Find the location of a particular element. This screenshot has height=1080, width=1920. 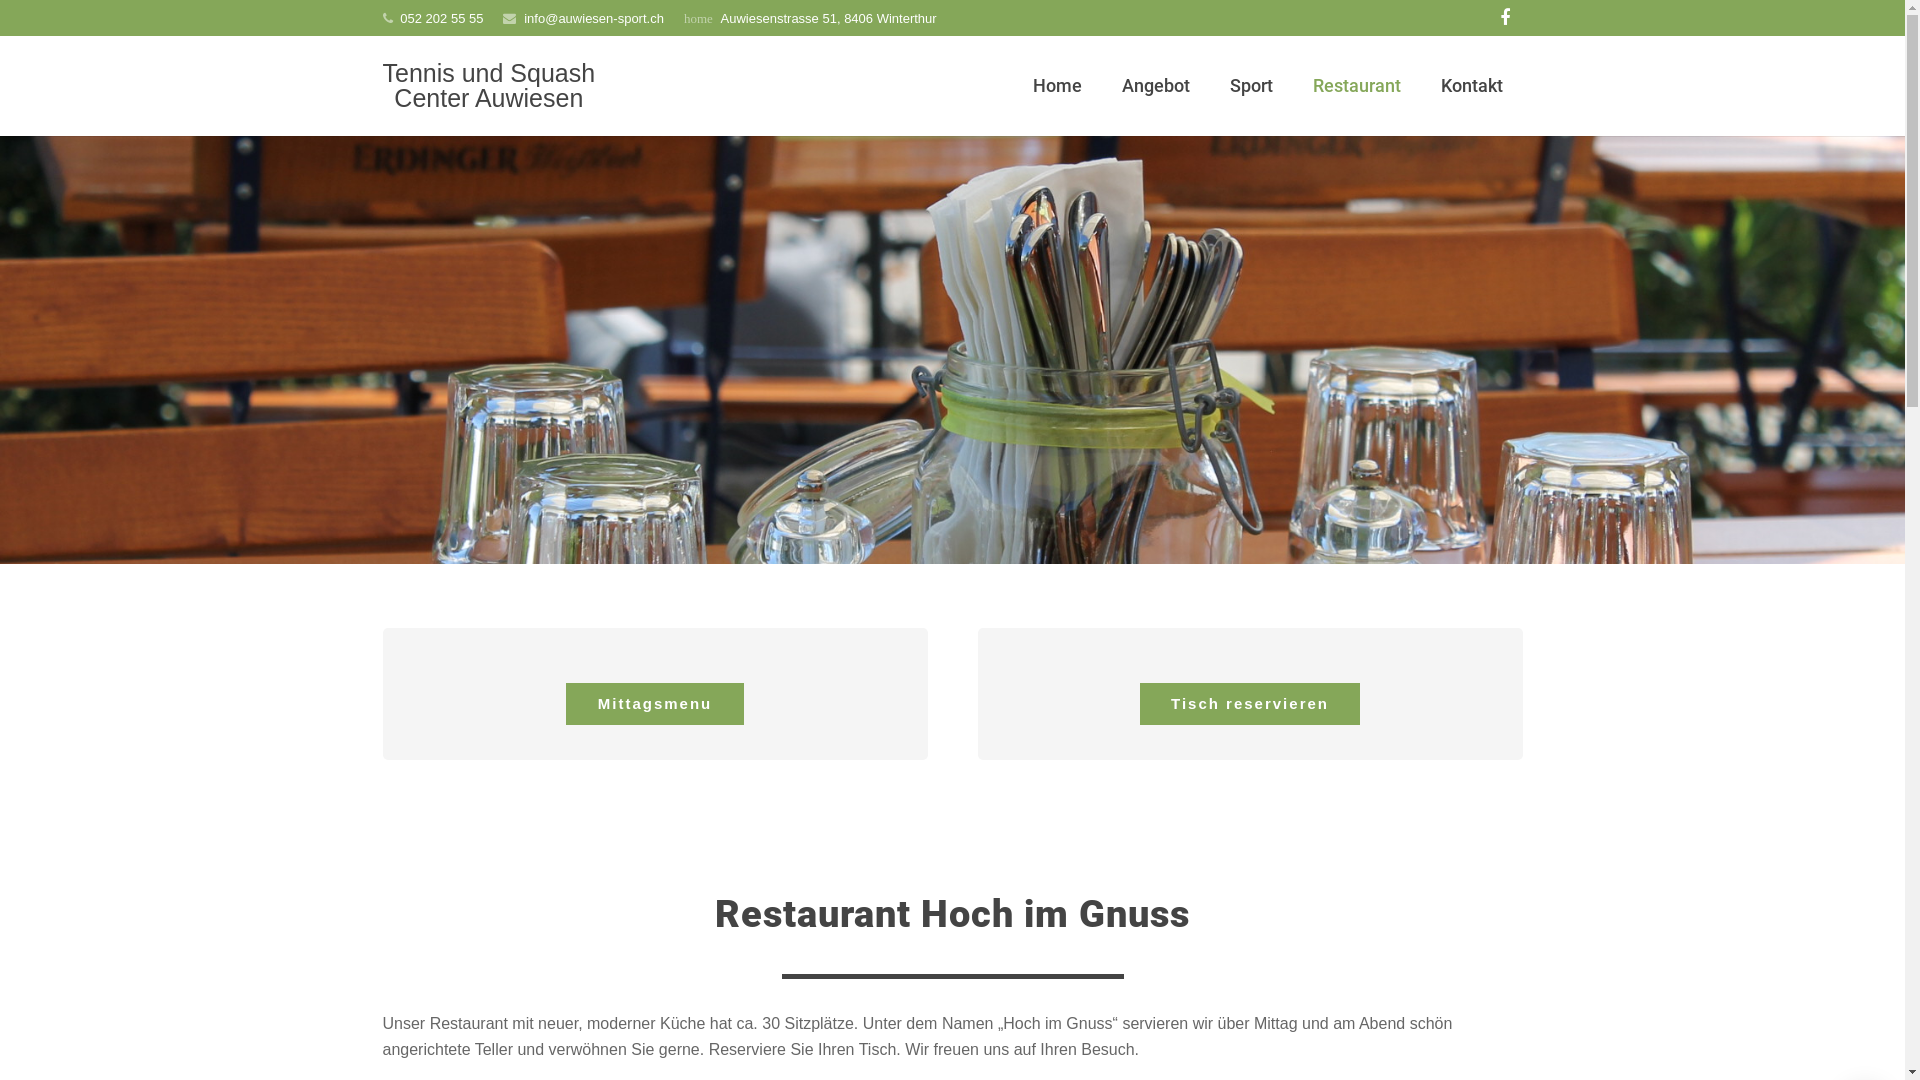

'Tennis und Squash is located at coordinates (488, 84).